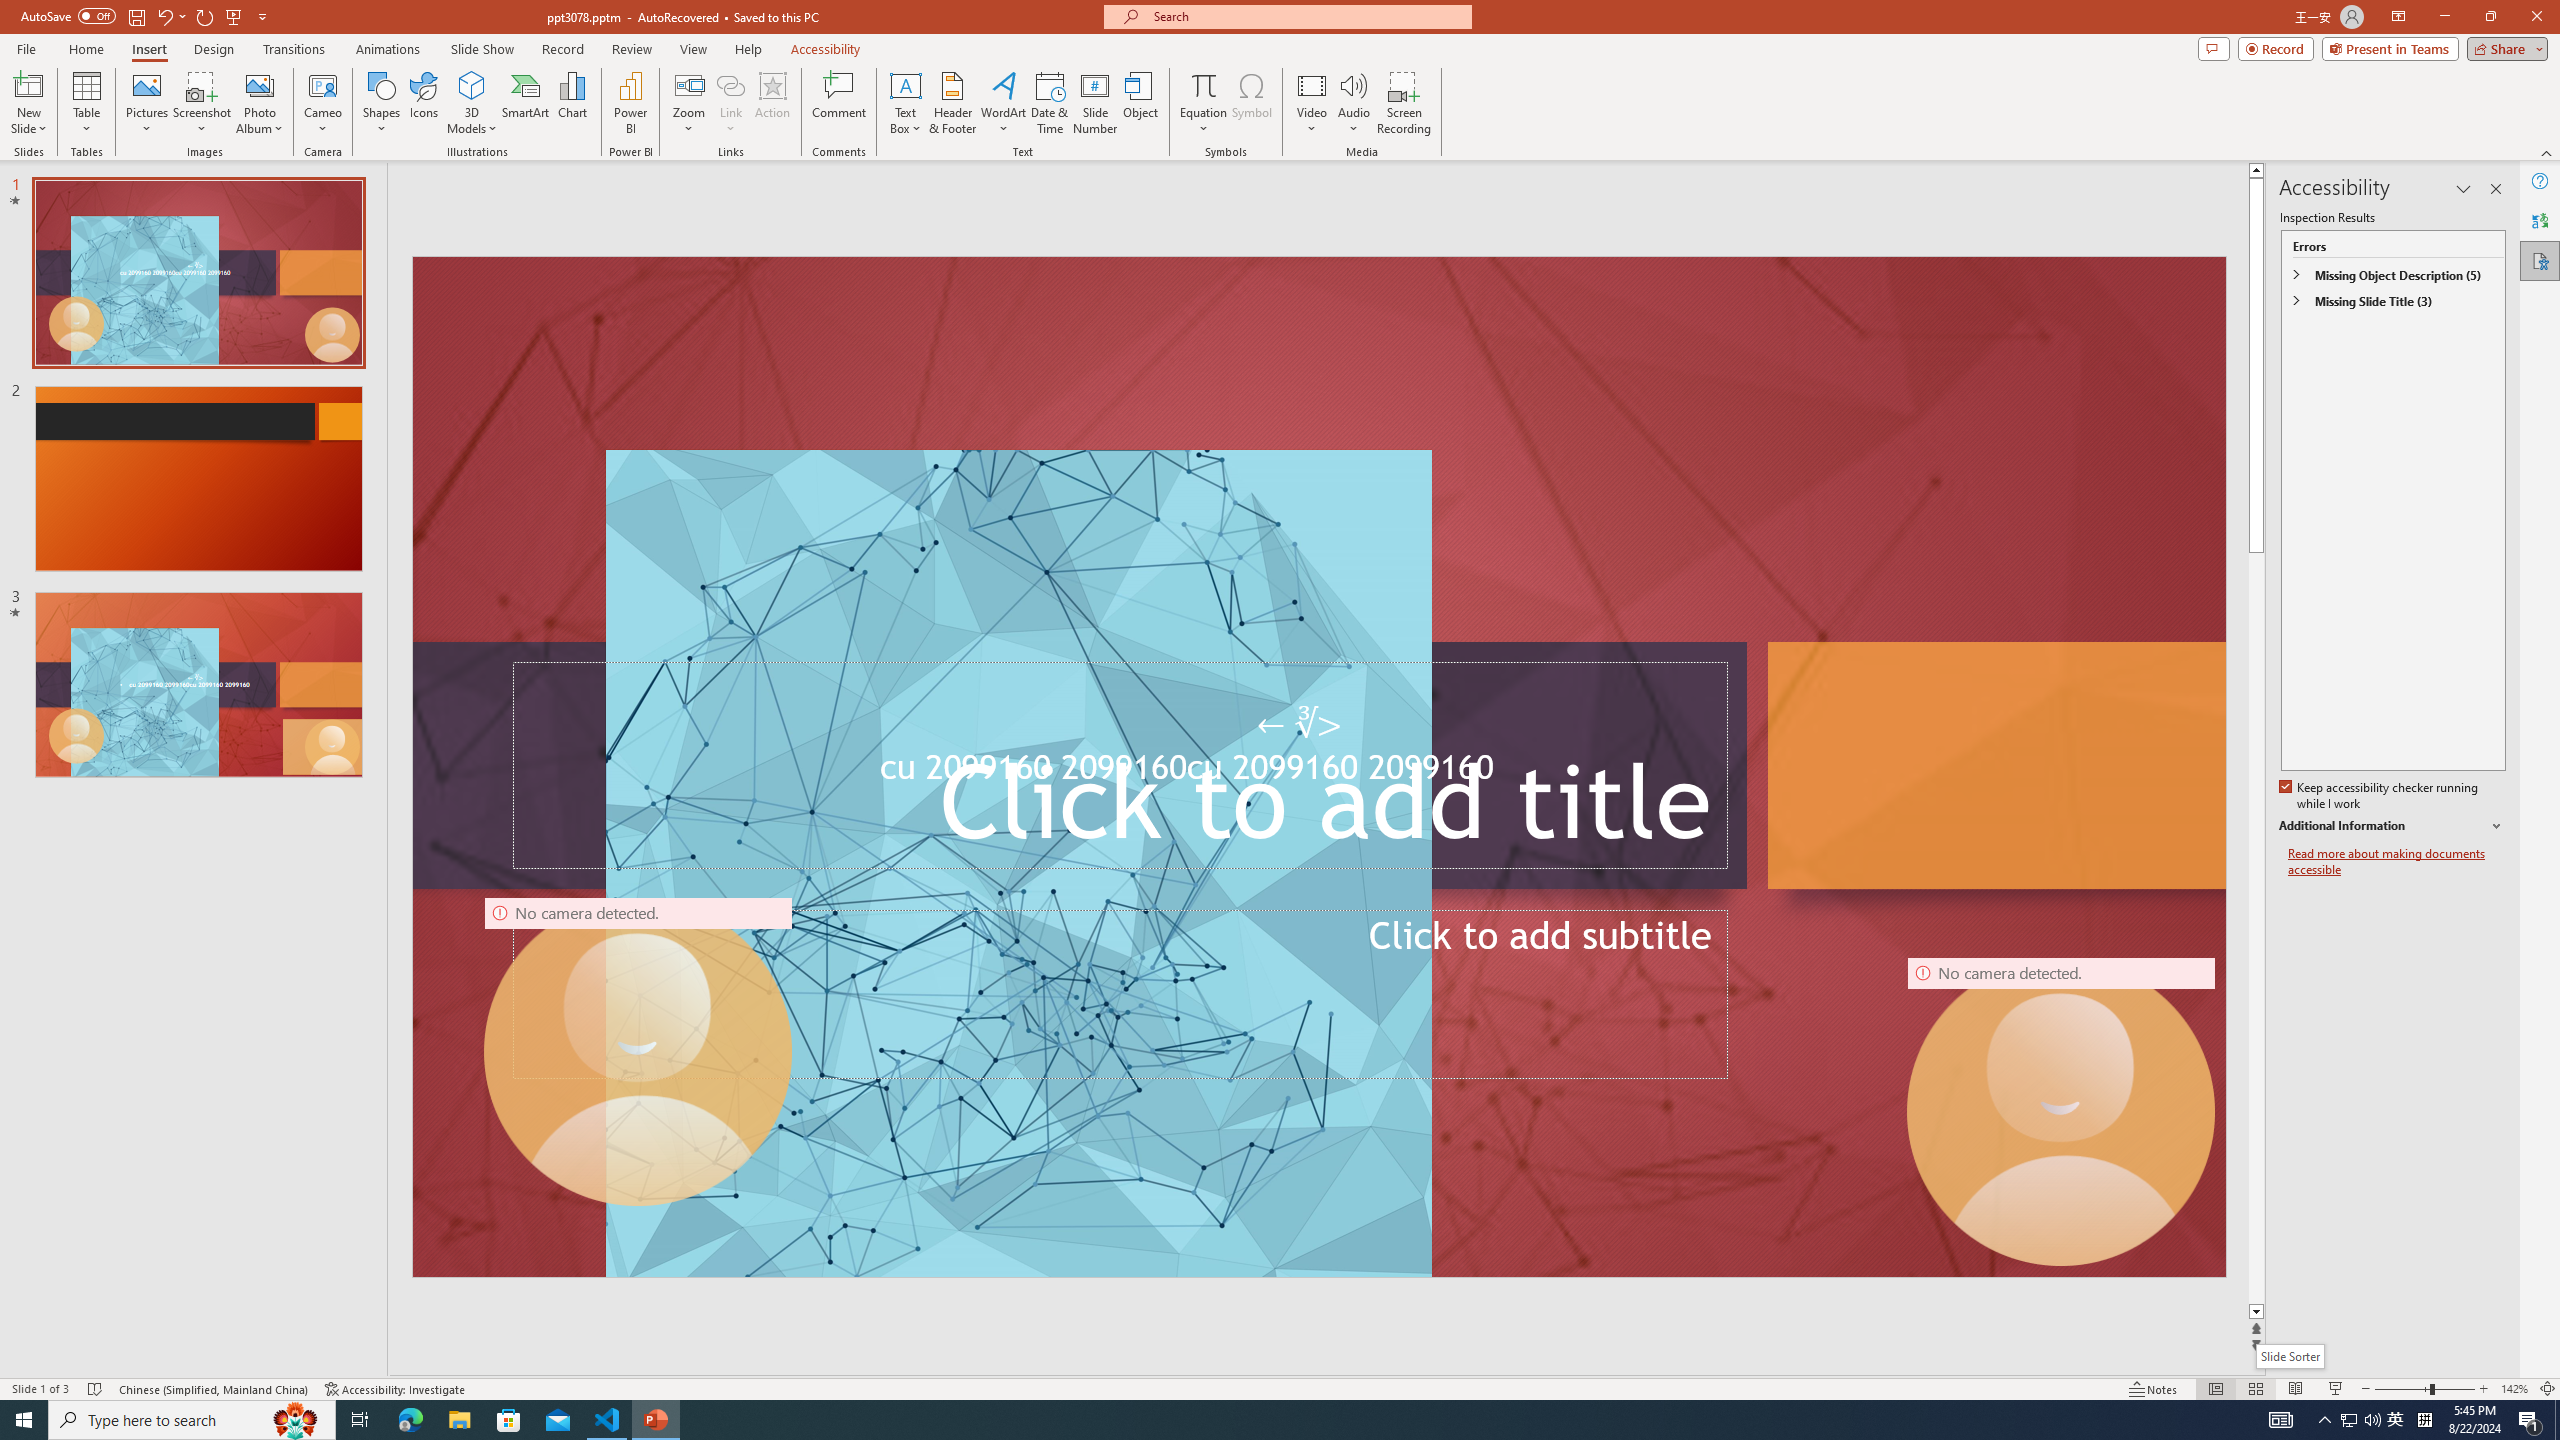 The image size is (2560, 1440). What do you see at coordinates (25, 47) in the screenshot?
I see `'File Tab'` at bounding box center [25, 47].